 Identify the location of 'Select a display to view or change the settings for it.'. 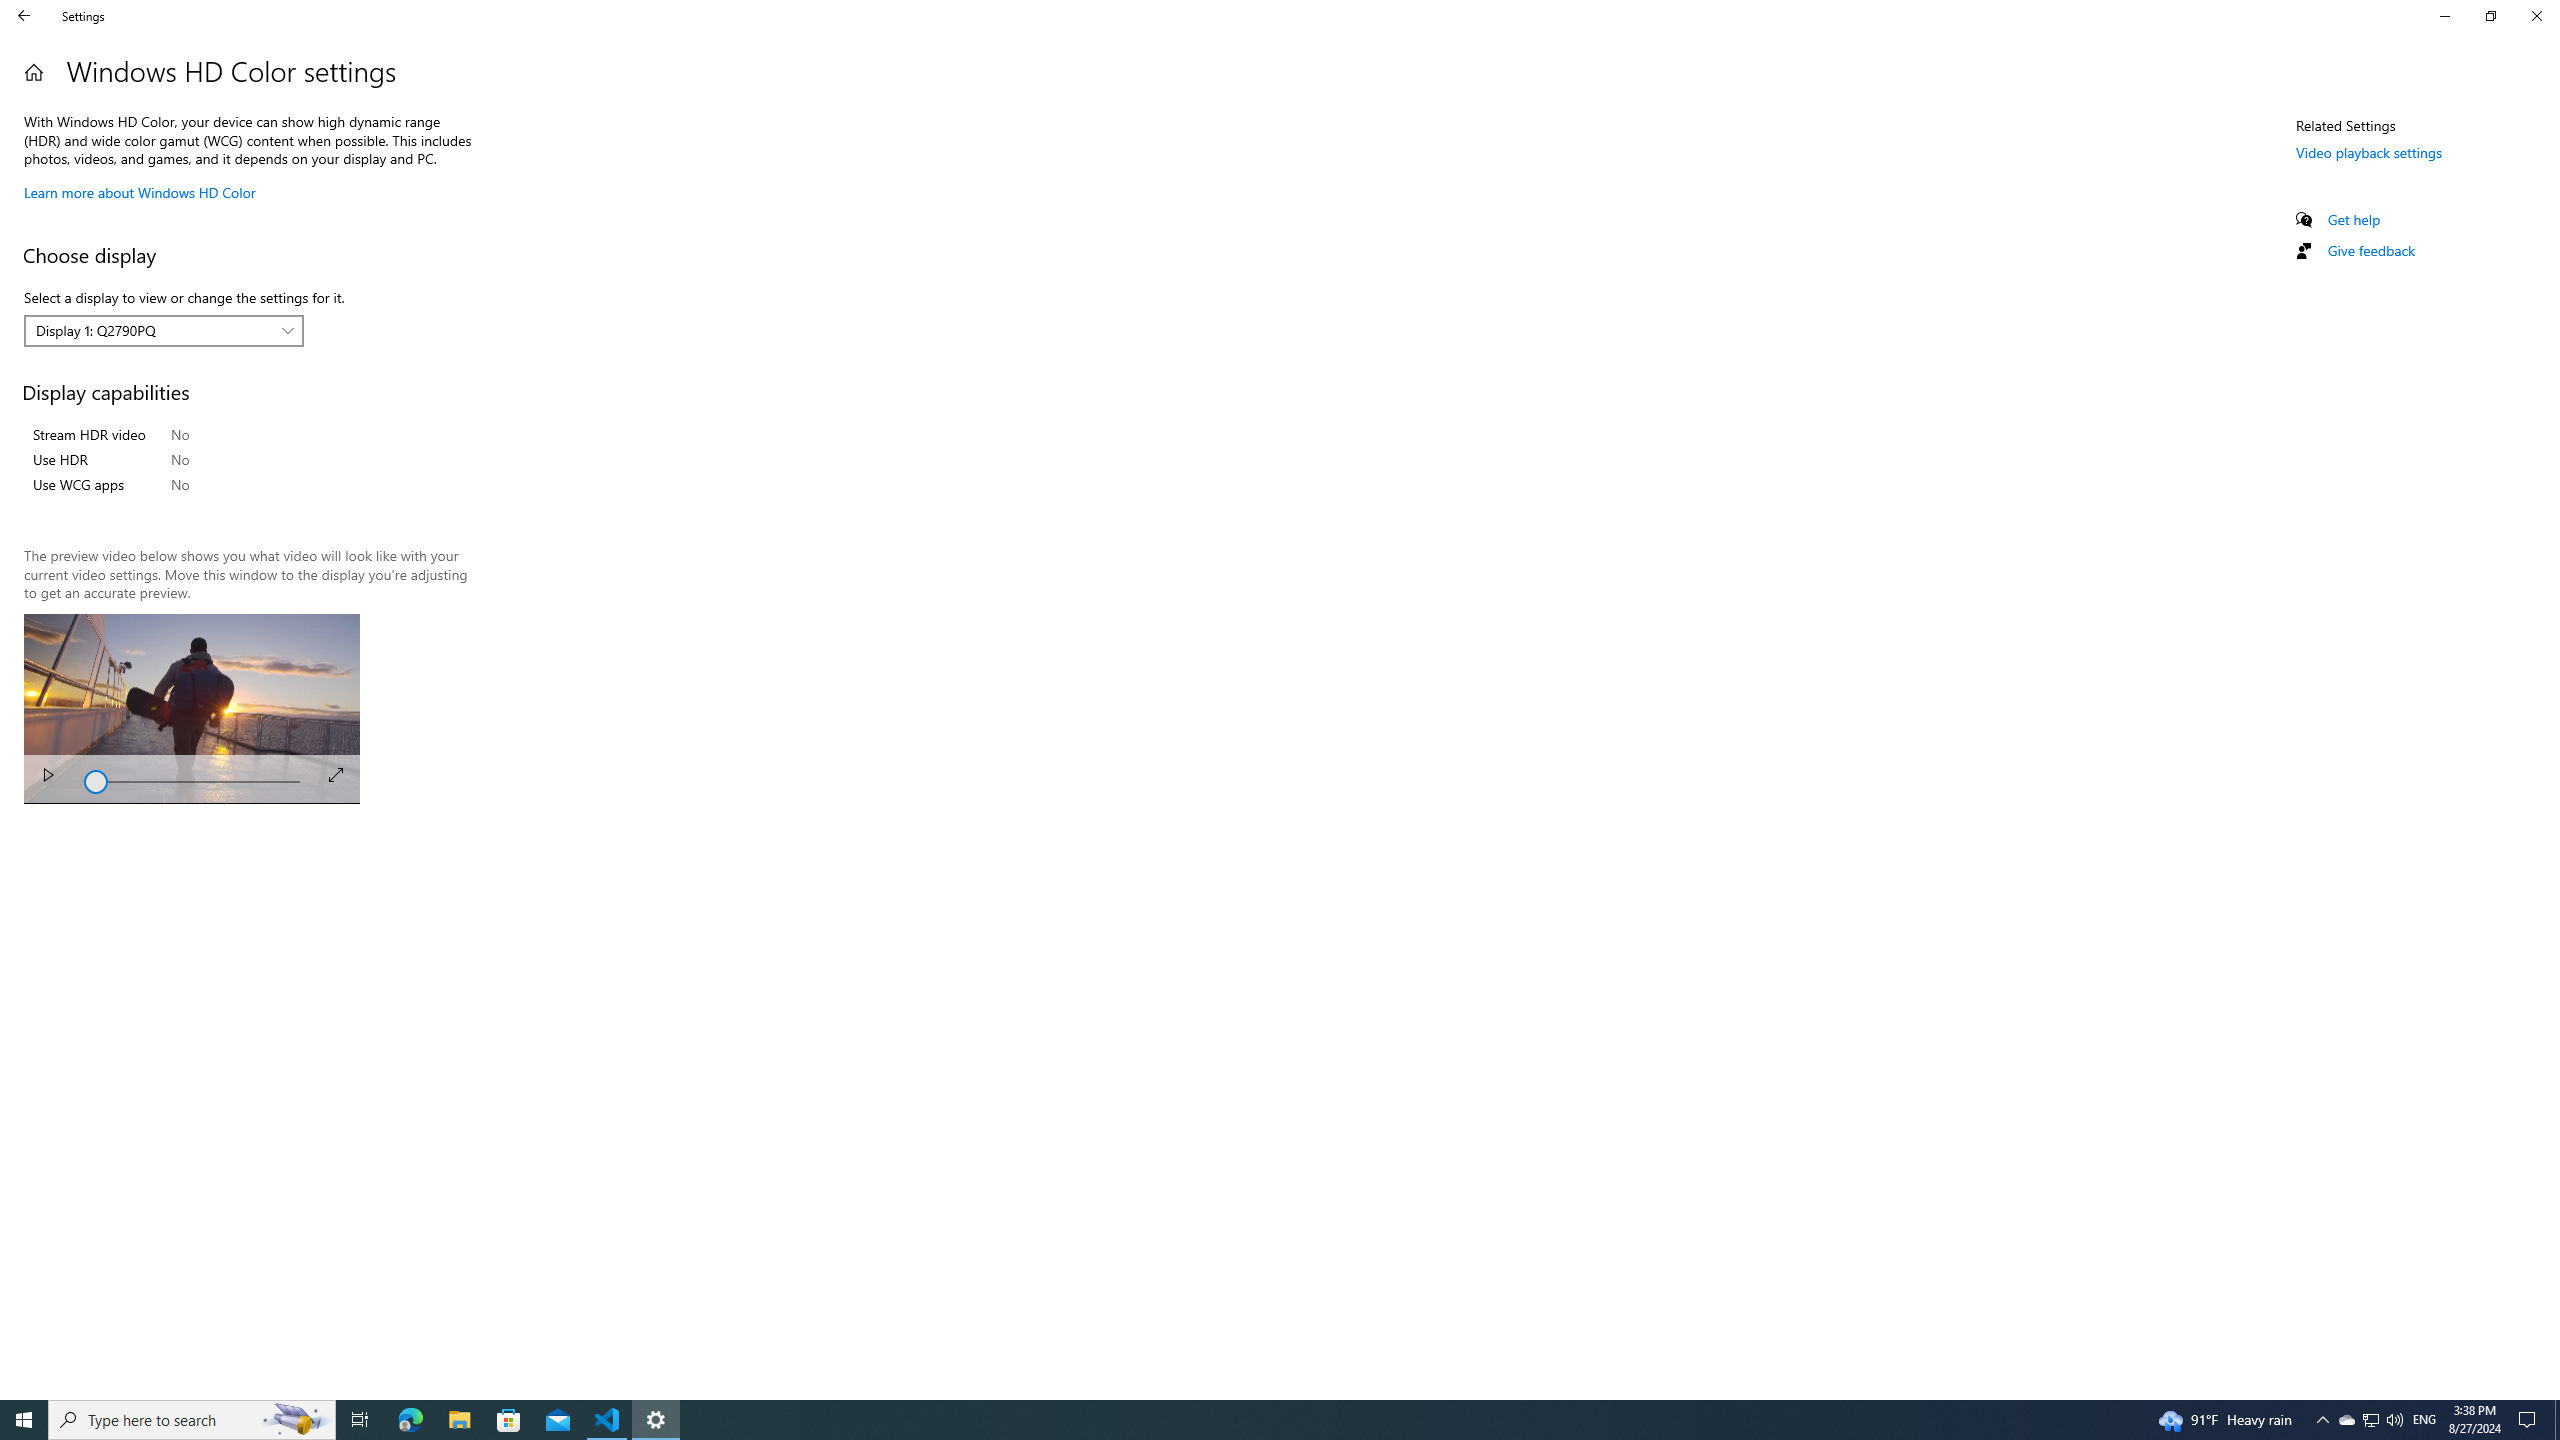
(163, 330).